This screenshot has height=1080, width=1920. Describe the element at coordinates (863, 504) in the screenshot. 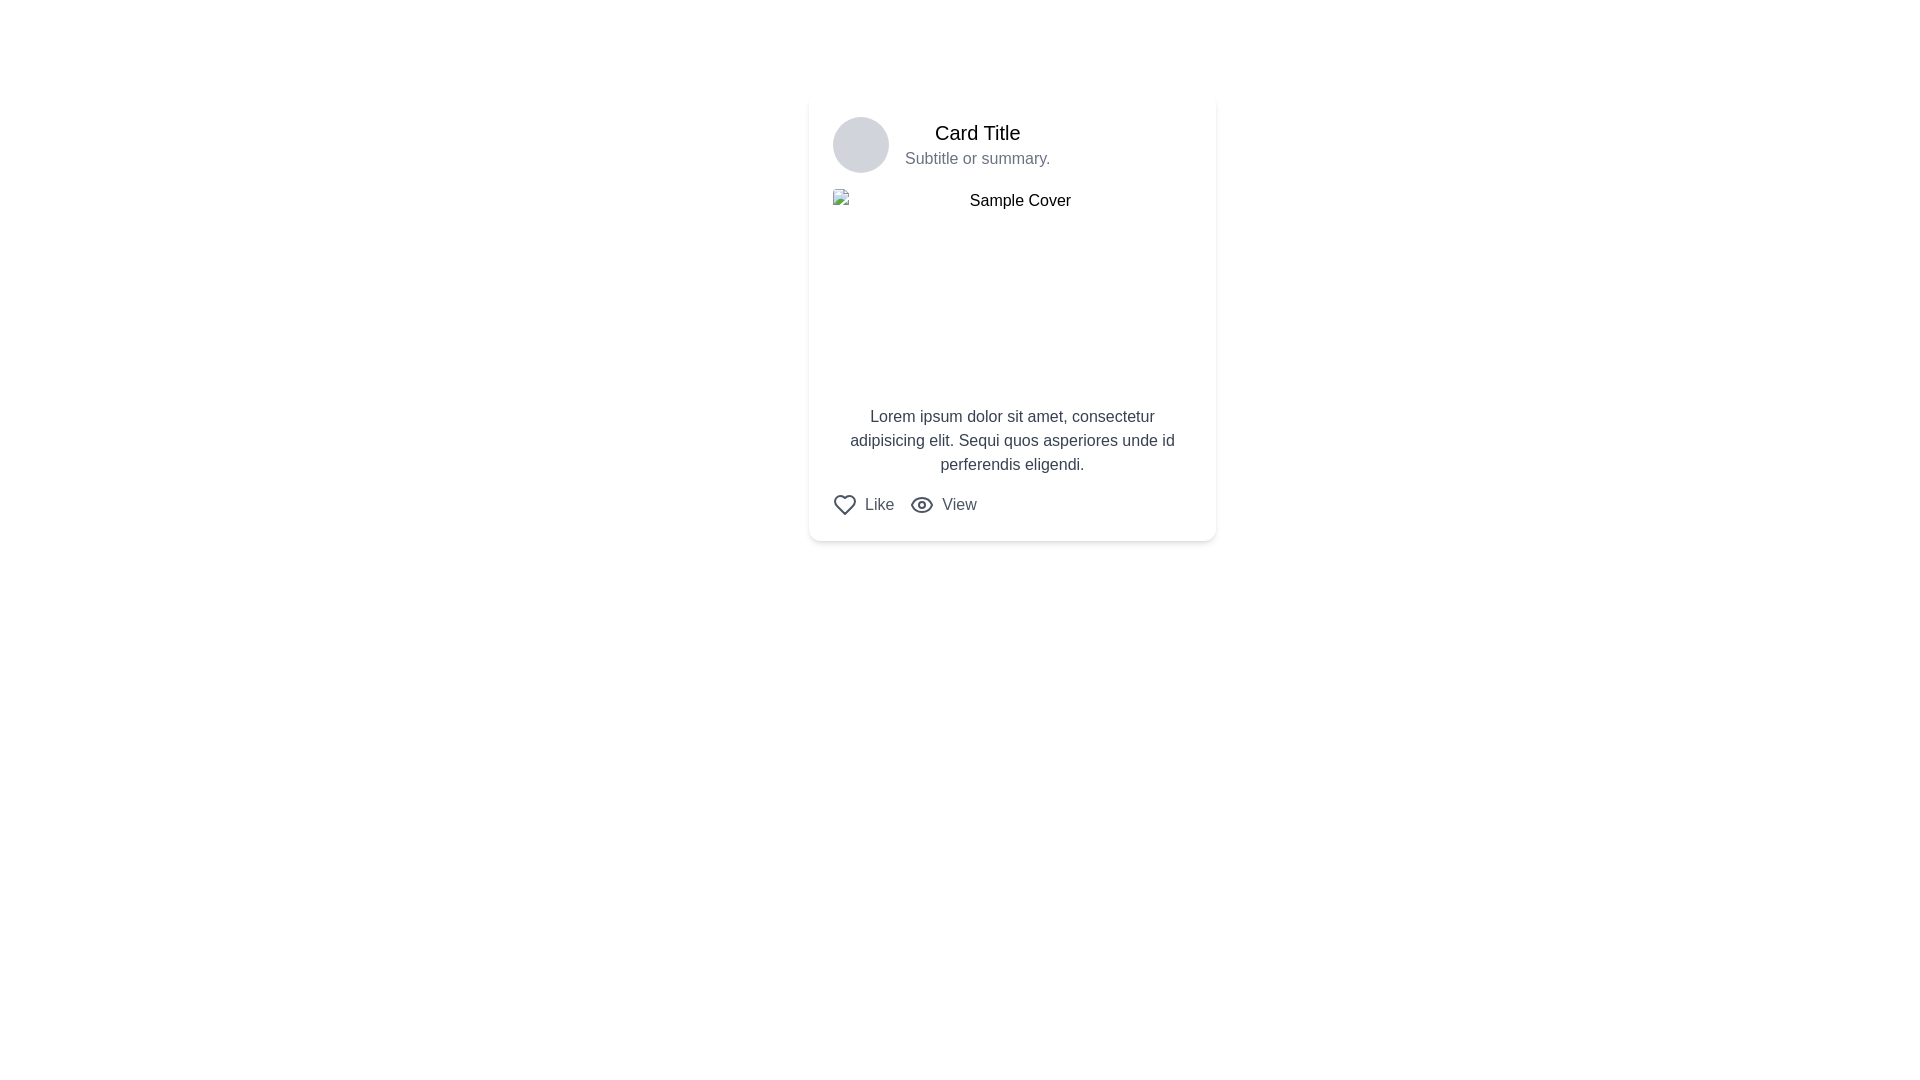

I see `the first button in the row to express approval for the item` at that location.